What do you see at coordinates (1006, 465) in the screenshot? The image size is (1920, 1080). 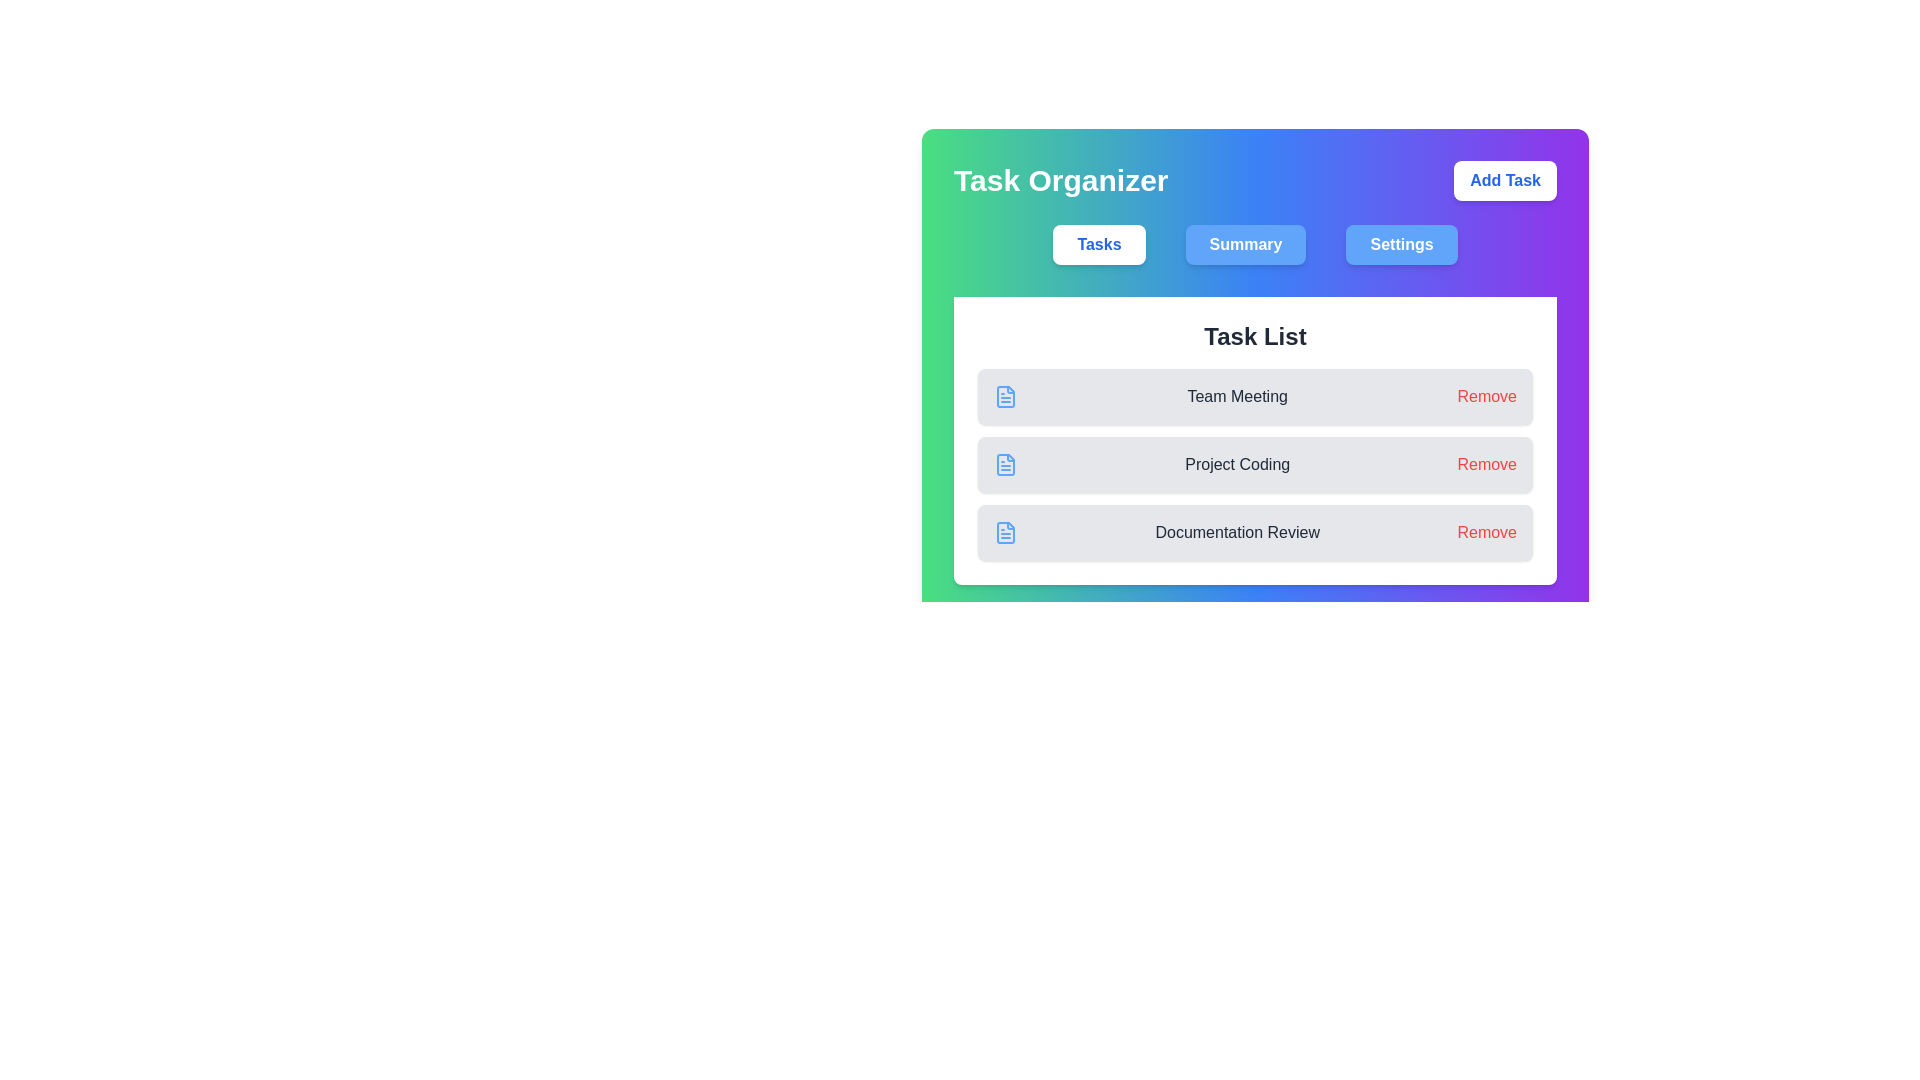 I see `the blue document icon located to the left of the 'Project Coding' label` at bounding box center [1006, 465].